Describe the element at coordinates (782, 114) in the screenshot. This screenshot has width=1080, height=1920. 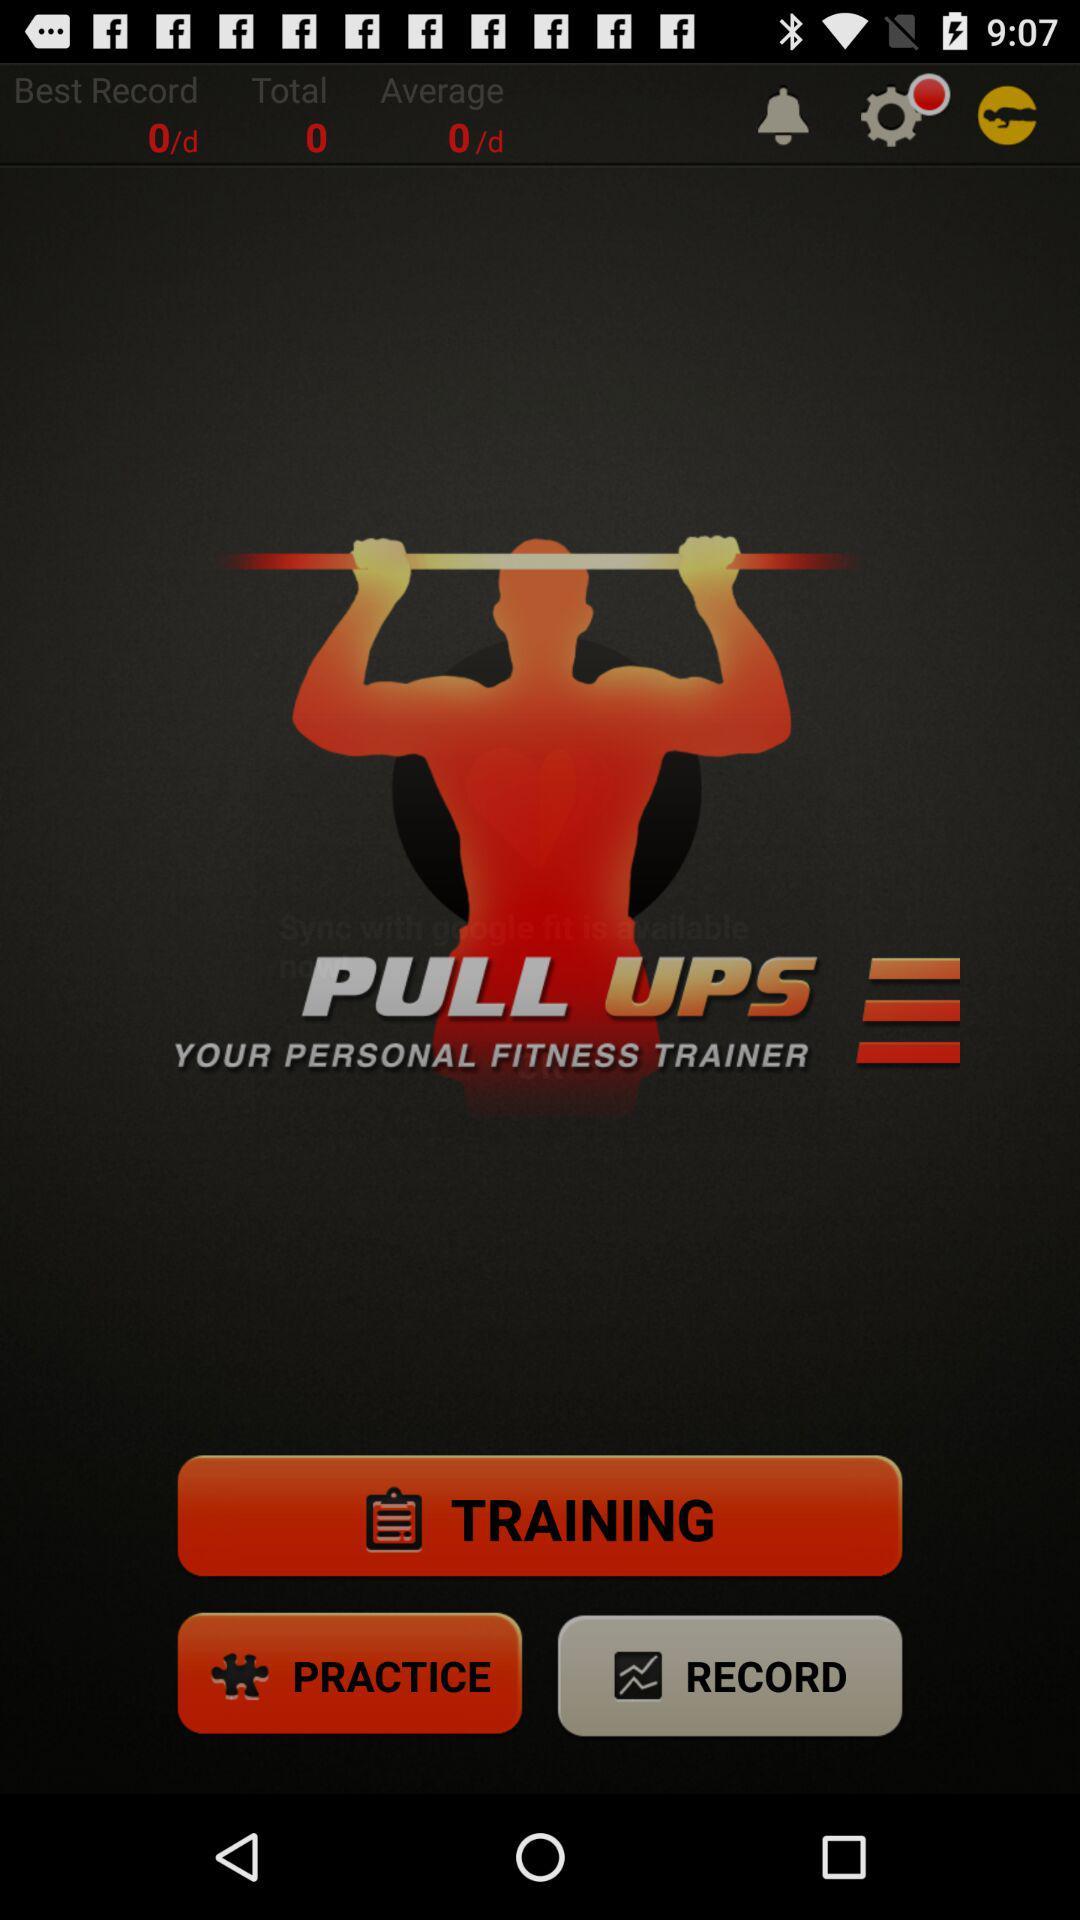
I see `the app to the right of the average` at that location.